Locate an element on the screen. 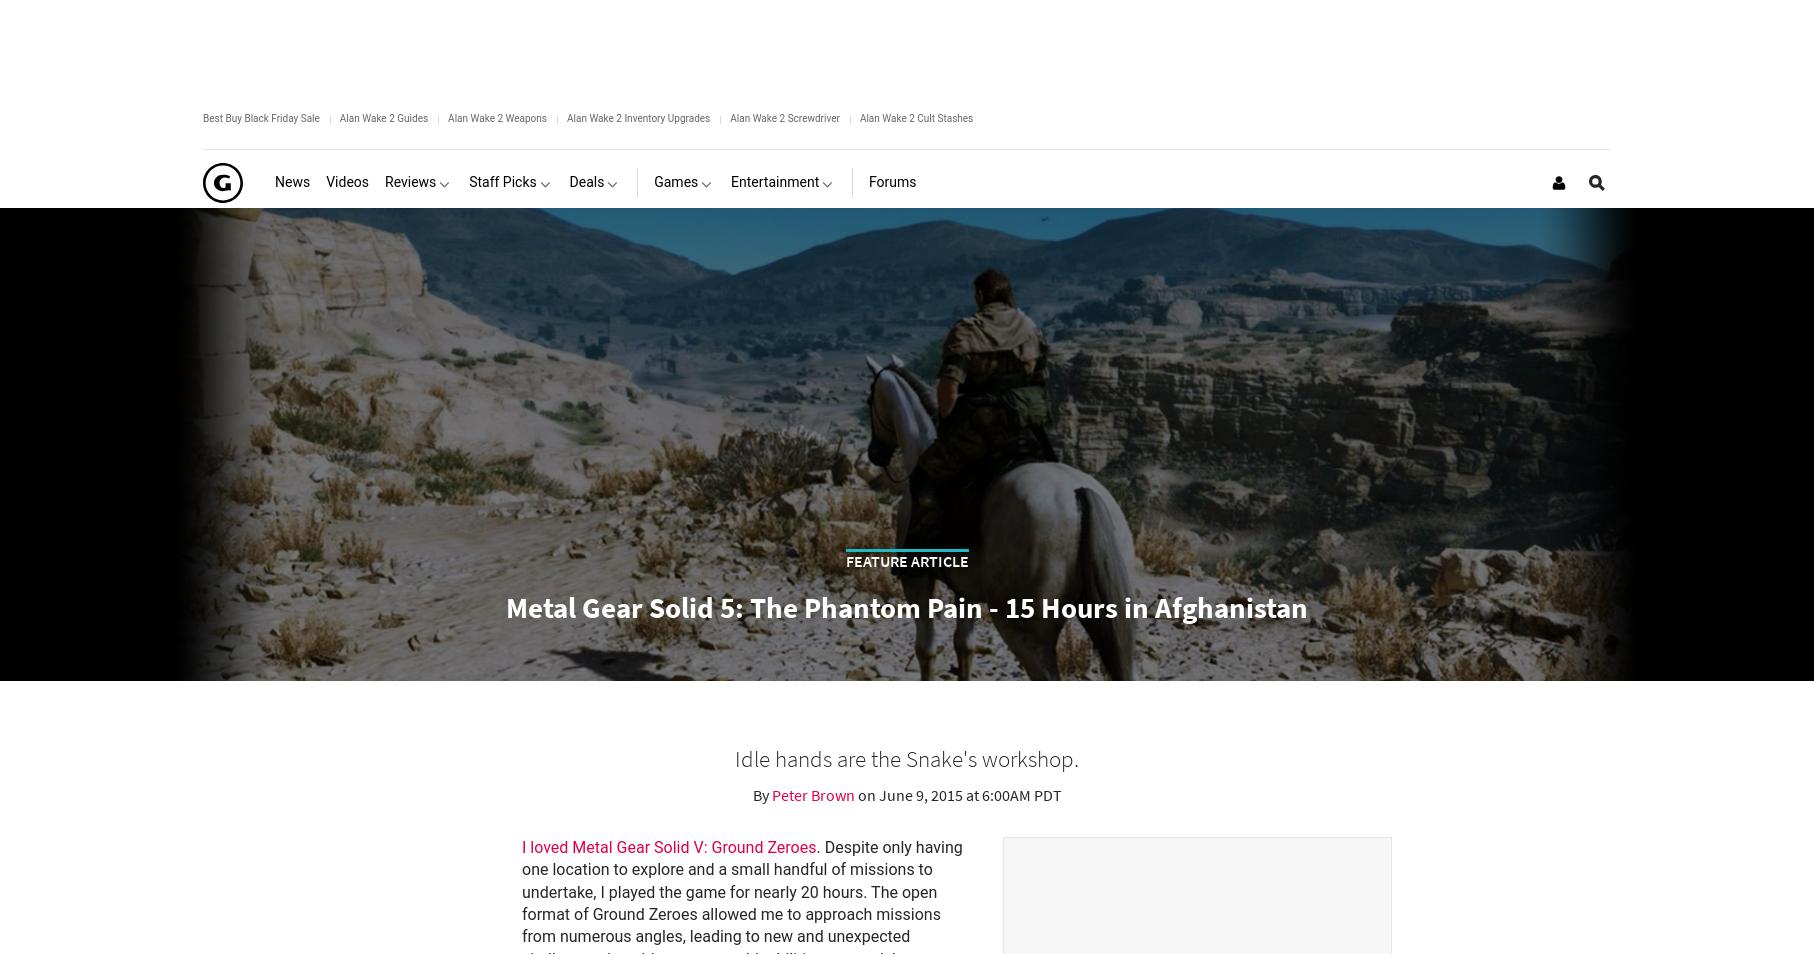 The width and height of the screenshot is (1814, 954). 'Peter Brown' is located at coordinates (812, 794).